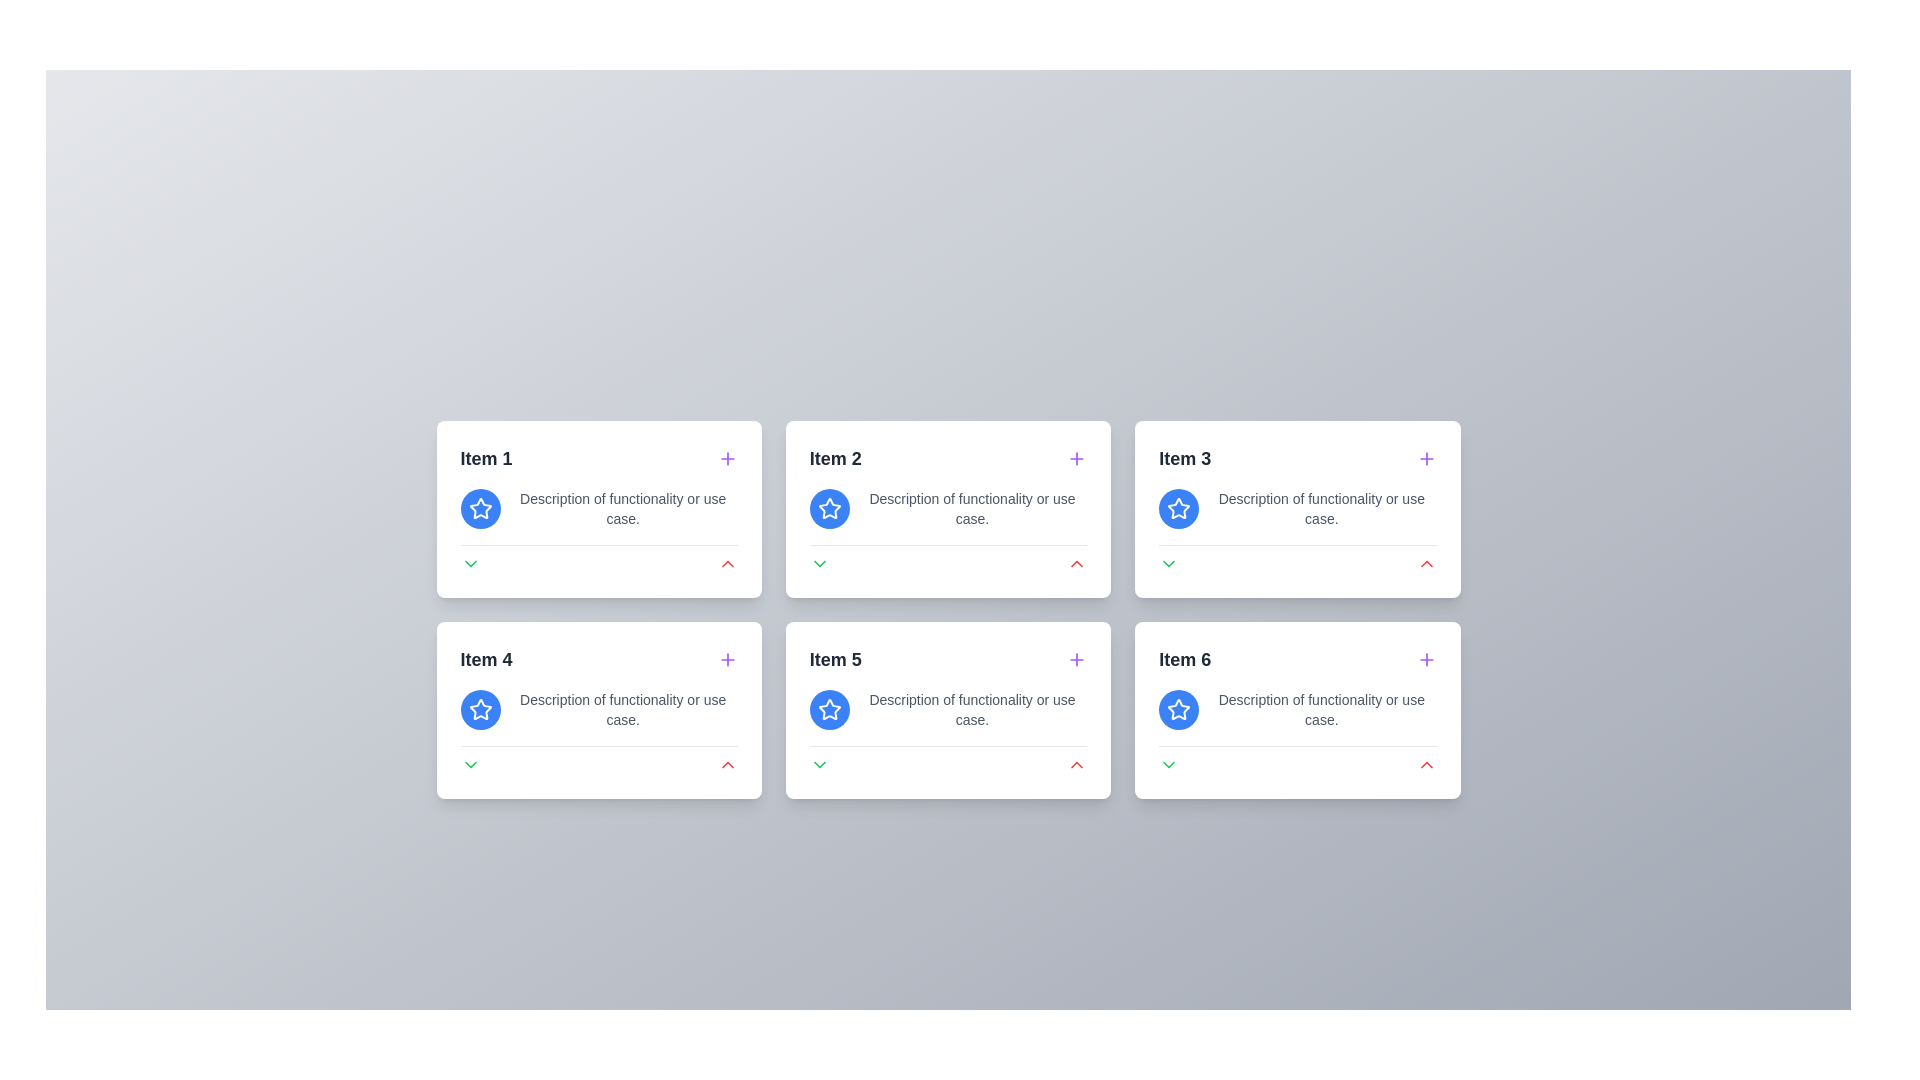  Describe the element at coordinates (1076, 764) in the screenshot. I see `the collapse button located at the bottom-right corner of Item 6 card` at that location.